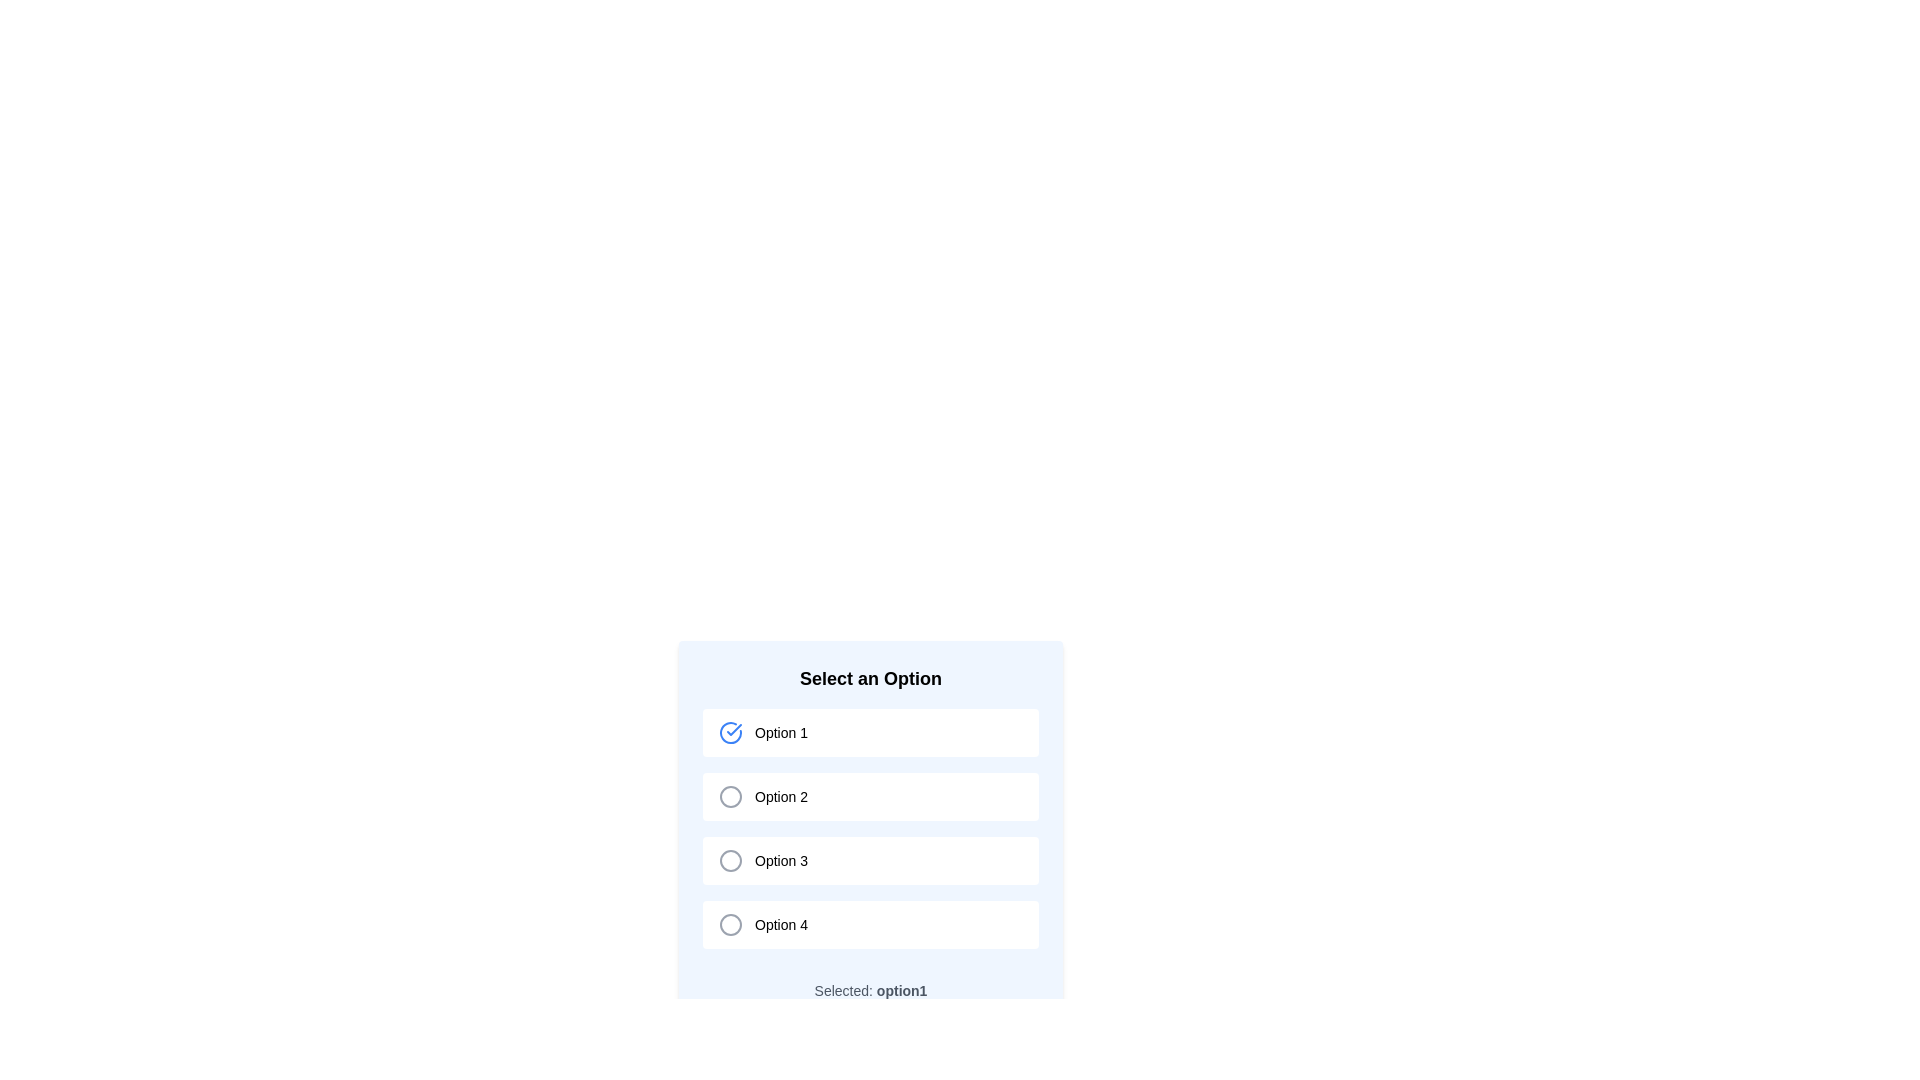  What do you see at coordinates (901, 991) in the screenshot?
I see `the static text that displays the currently selected option in the list, specifically the last word in the line 'Selected: option1'` at bounding box center [901, 991].